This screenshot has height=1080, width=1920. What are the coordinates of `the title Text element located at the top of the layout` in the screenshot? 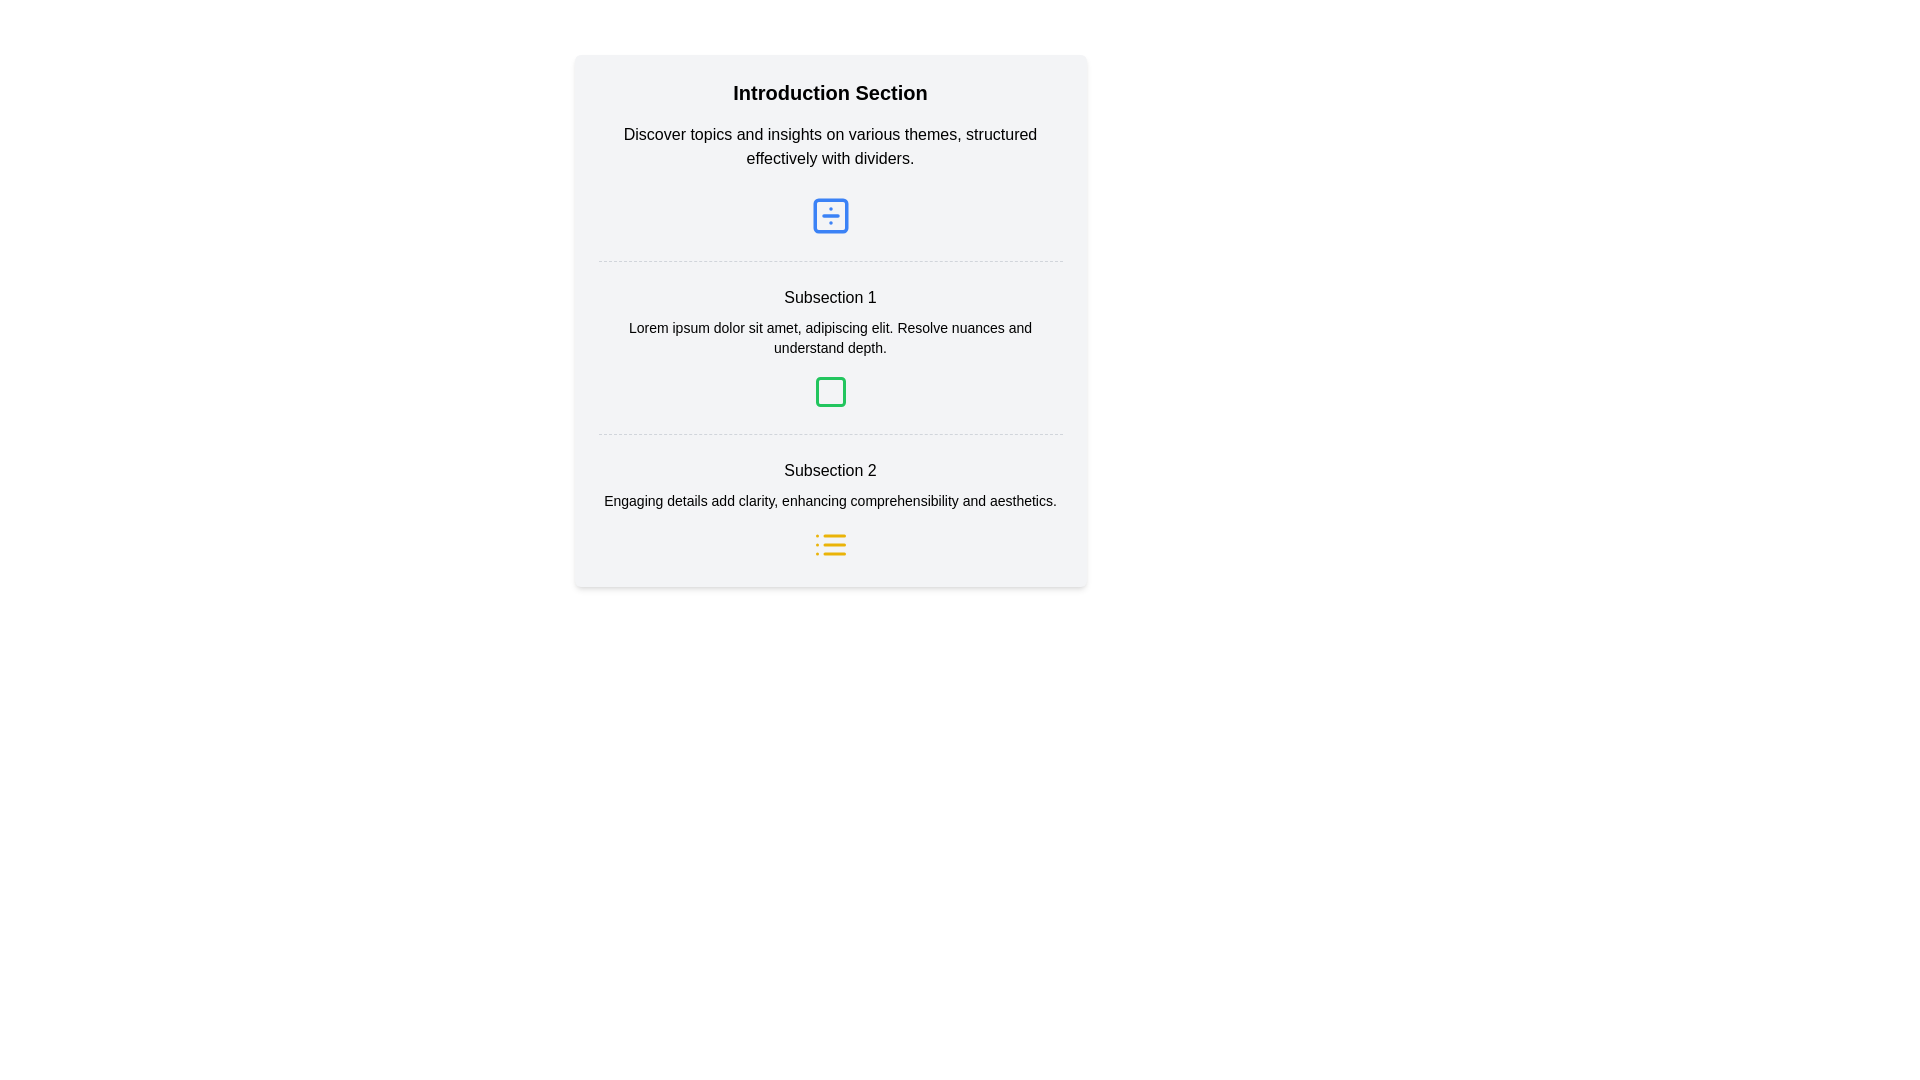 It's located at (830, 92).